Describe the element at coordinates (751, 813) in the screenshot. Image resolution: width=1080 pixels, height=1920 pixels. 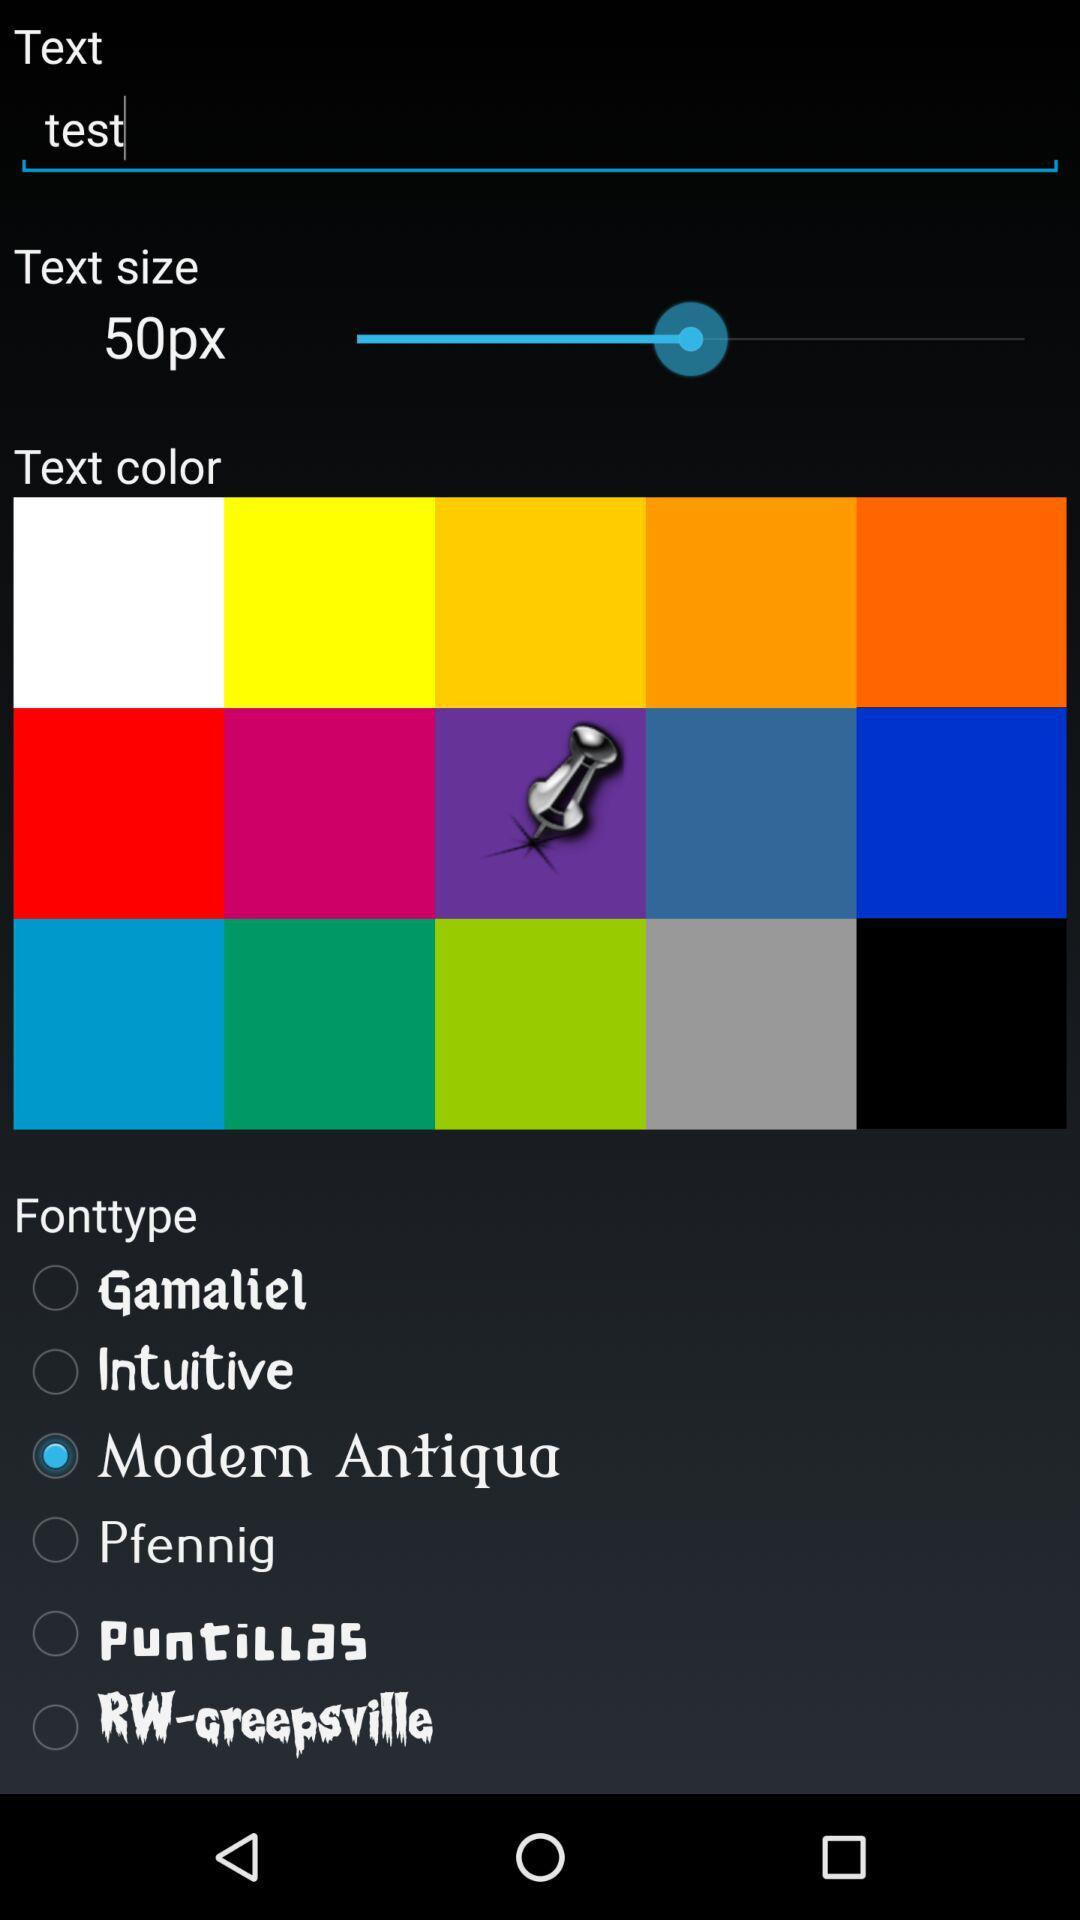
I see `text color option` at that location.